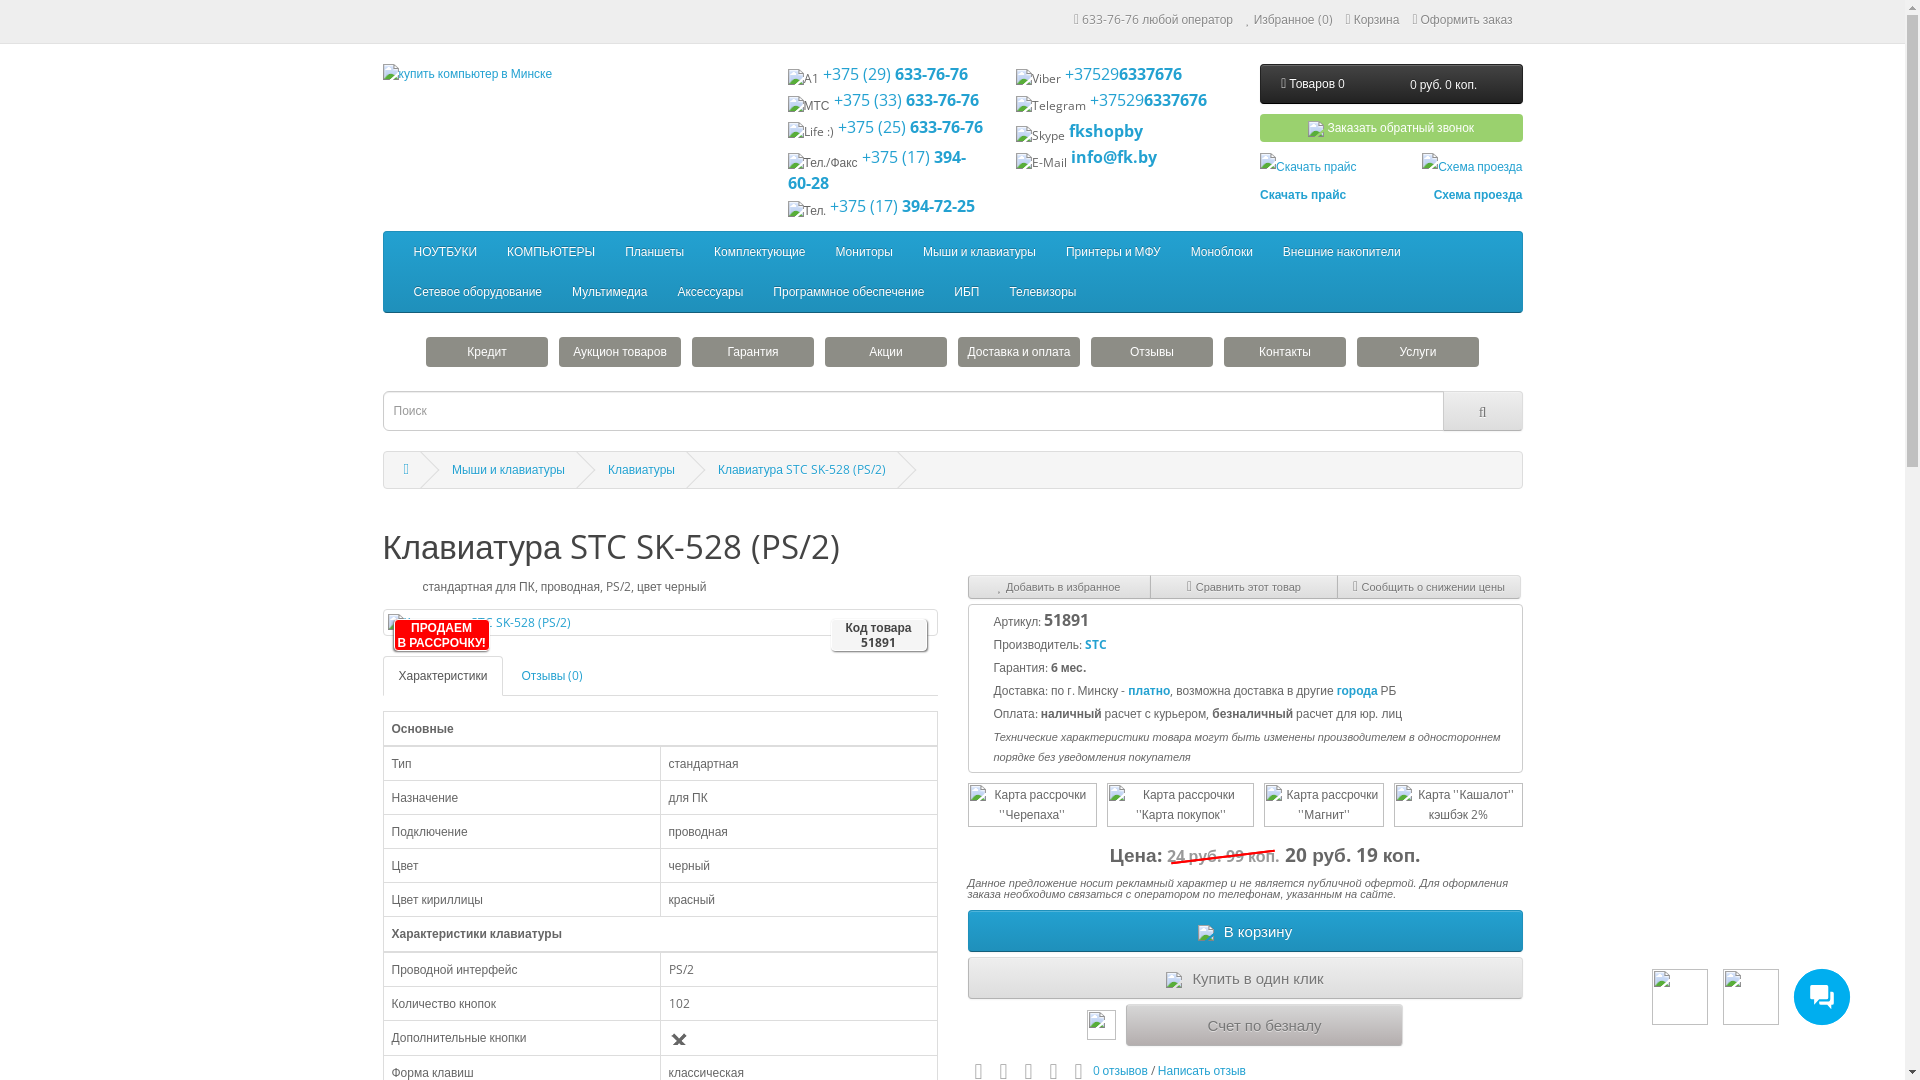 This screenshot has height=1080, width=1920. What do you see at coordinates (877, 168) in the screenshot?
I see `'+375 (17) 394-60-28'` at bounding box center [877, 168].